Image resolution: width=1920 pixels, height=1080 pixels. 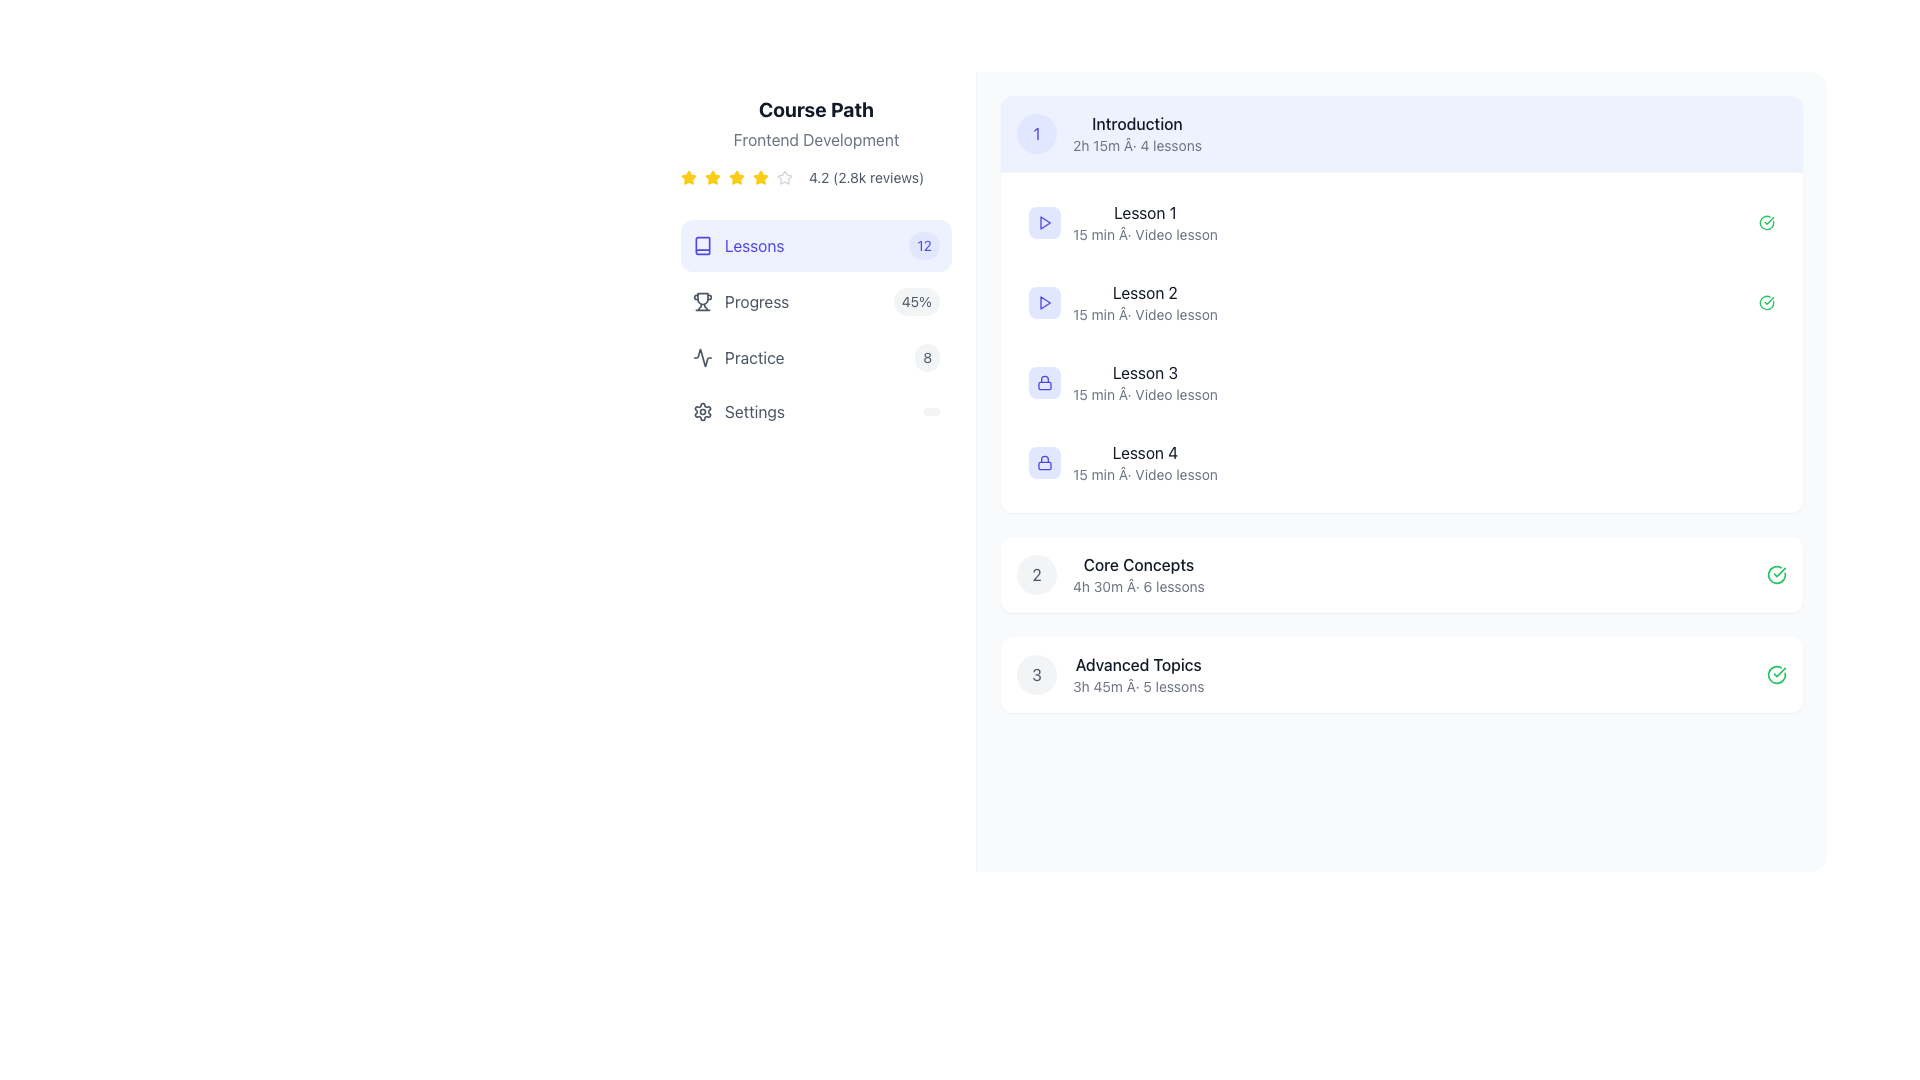 What do you see at coordinates (1145, 303) in the screenshot?
I see `text block displaying 'Lesson 2' and '15 min Â· Video lesson', which is the second item under 'Introduction' in the vertical list layout` at bounding box center [1145, 303].